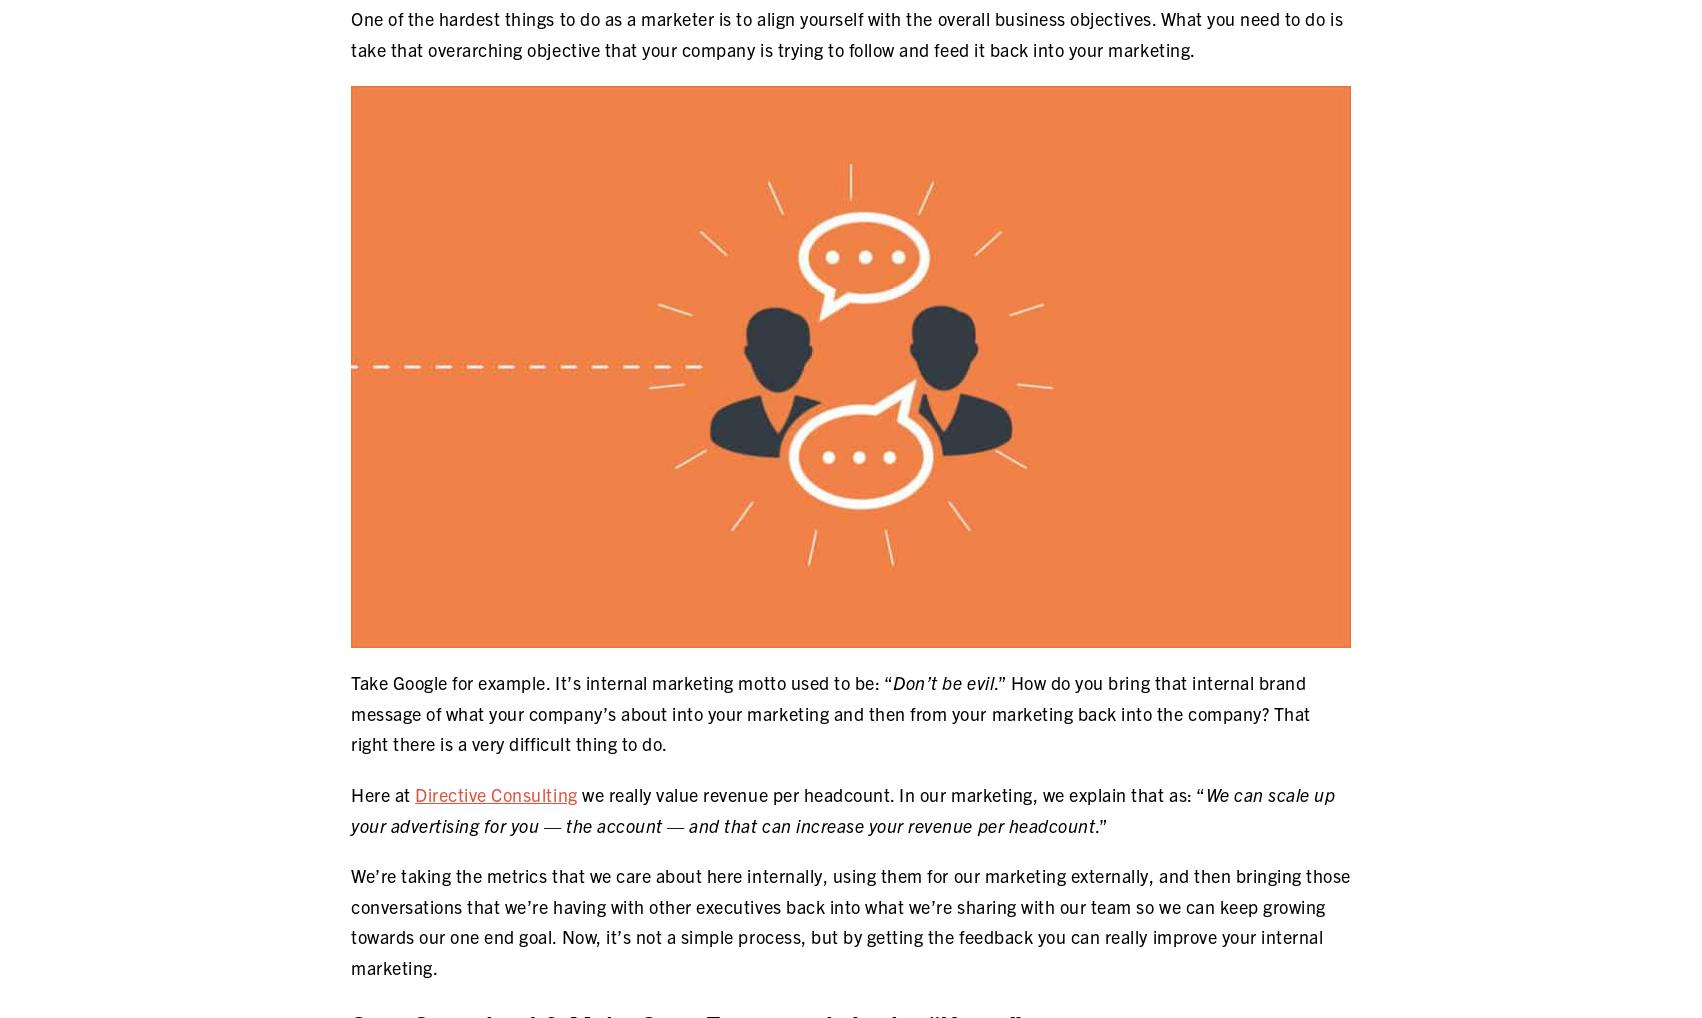 The width and height of the screenshot is (1702, 1018). I want to click on 'we really value revenue per headcount. In our marketing, we explain that as: “', so click(890, 793).